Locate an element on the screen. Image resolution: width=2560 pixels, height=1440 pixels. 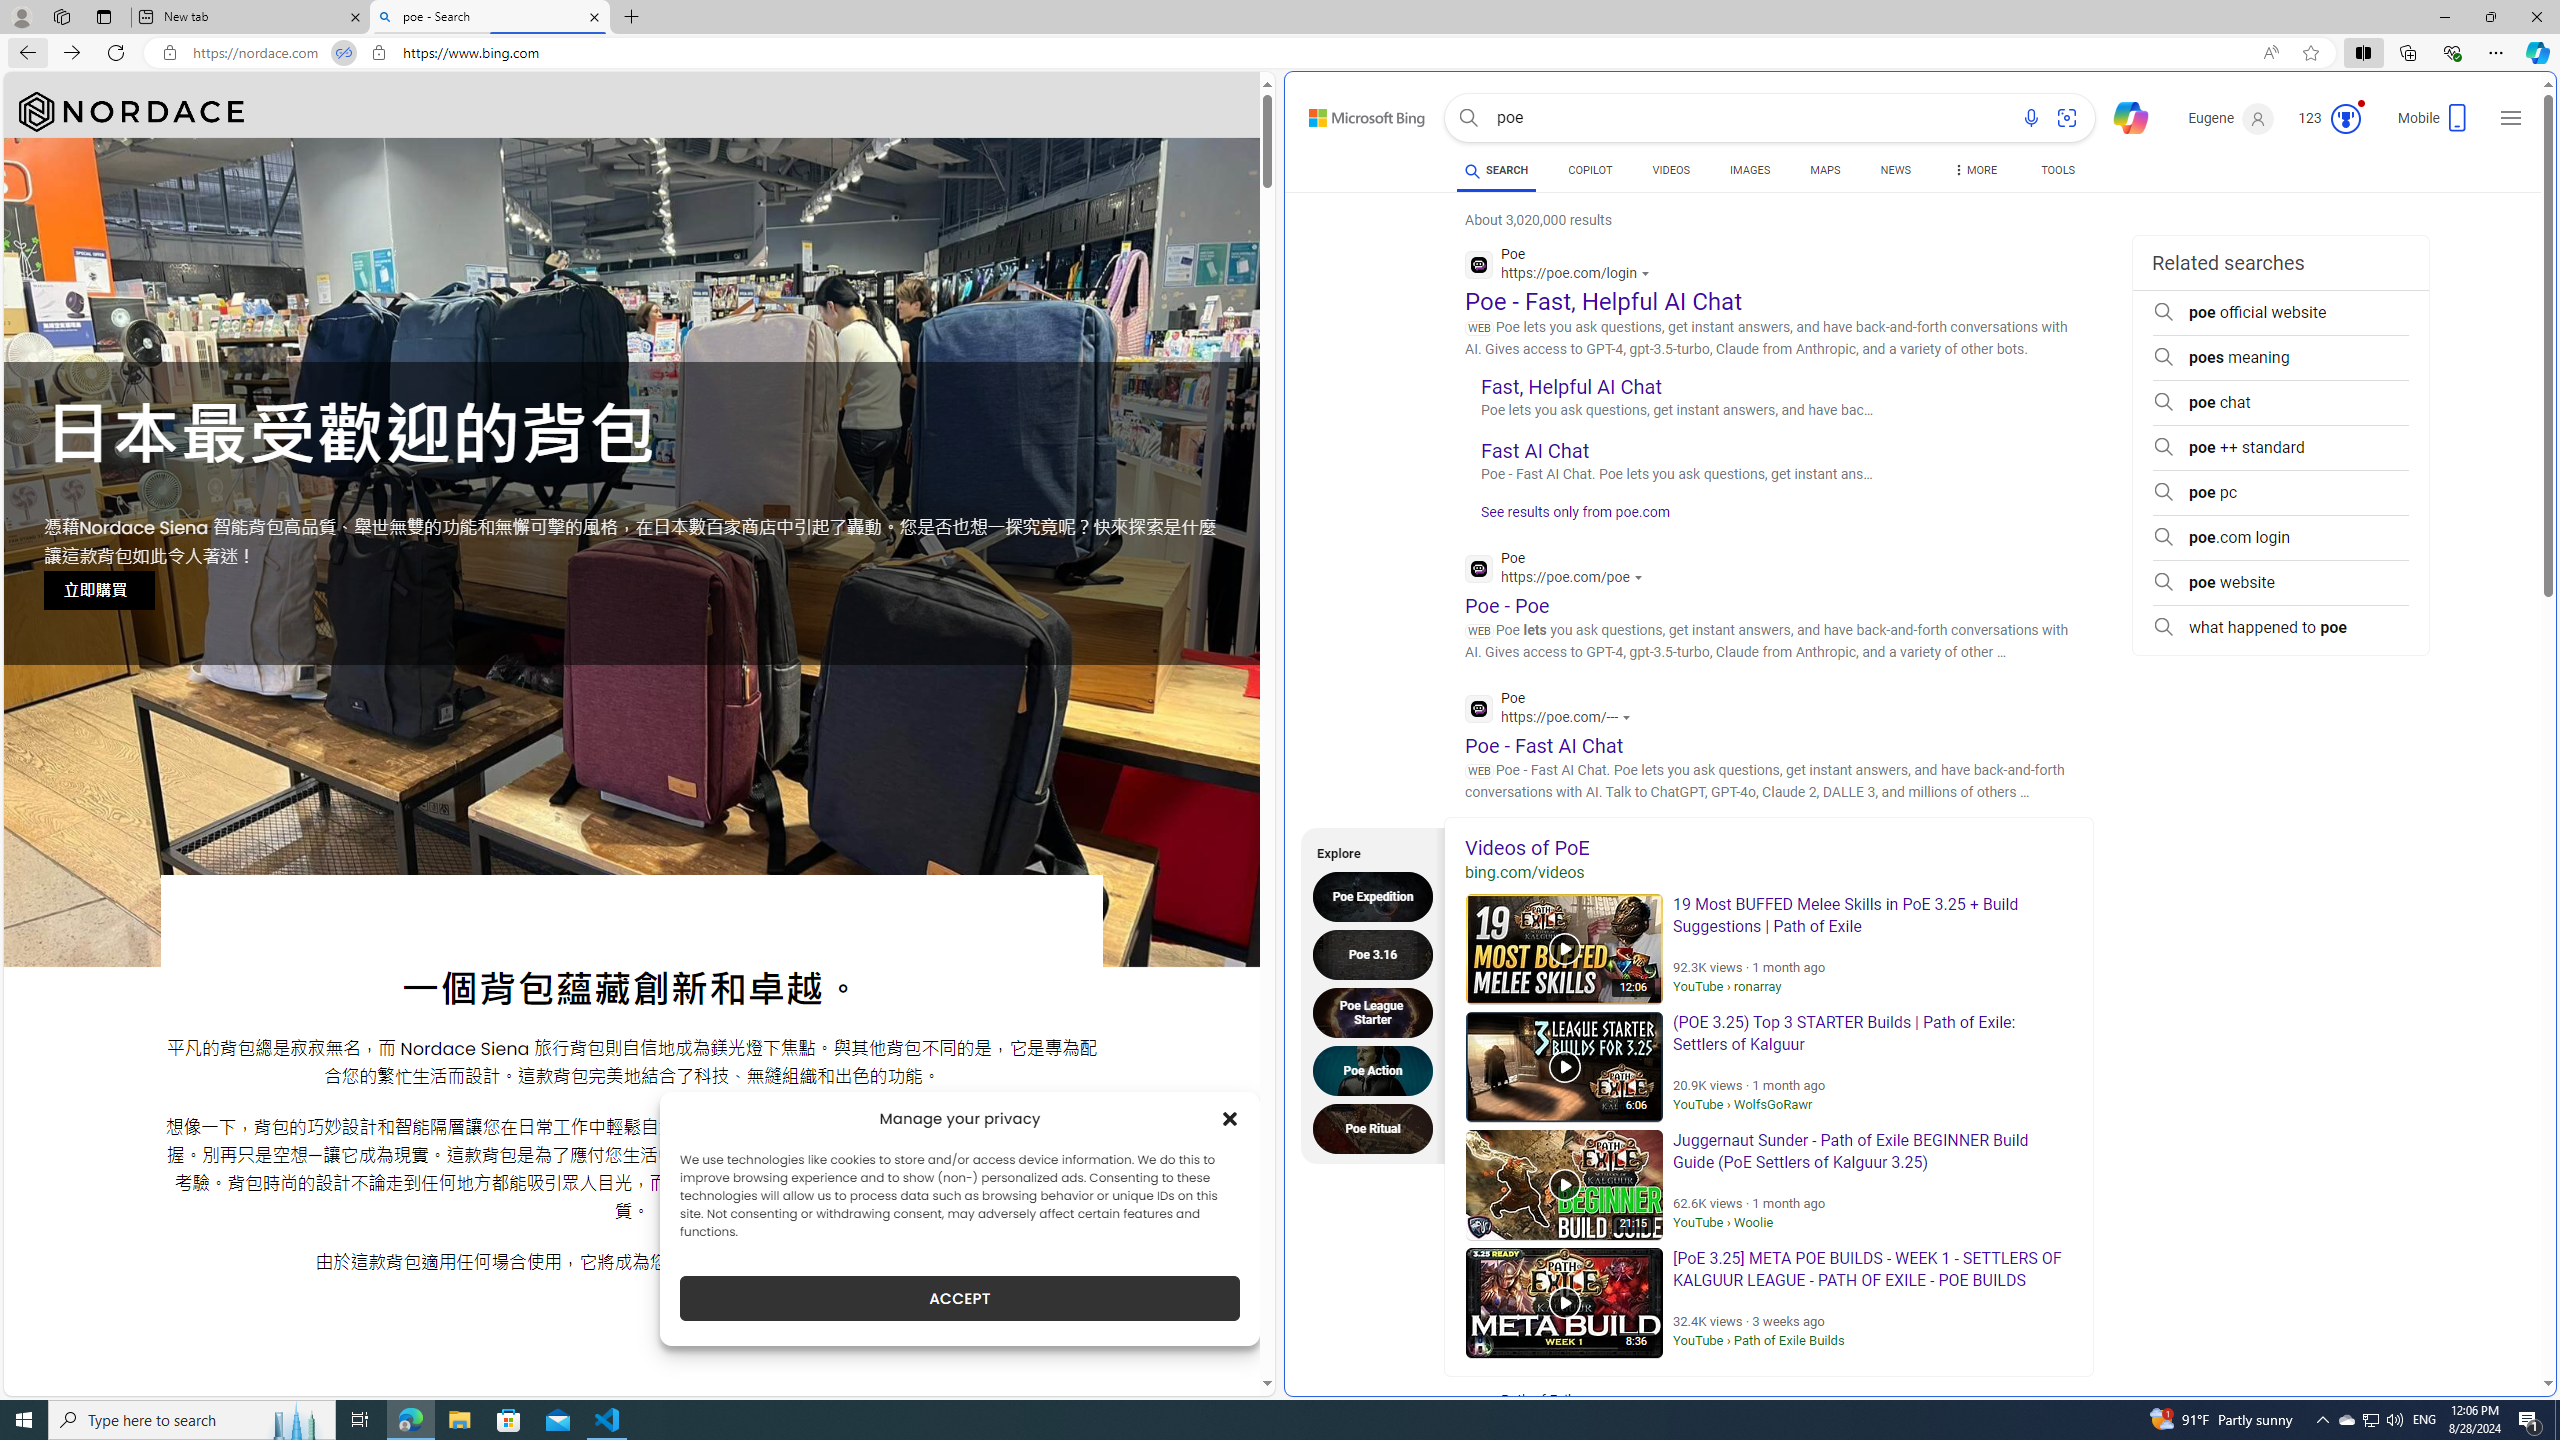
'Poe Ritual' is located at coordinates (1377, 1127).